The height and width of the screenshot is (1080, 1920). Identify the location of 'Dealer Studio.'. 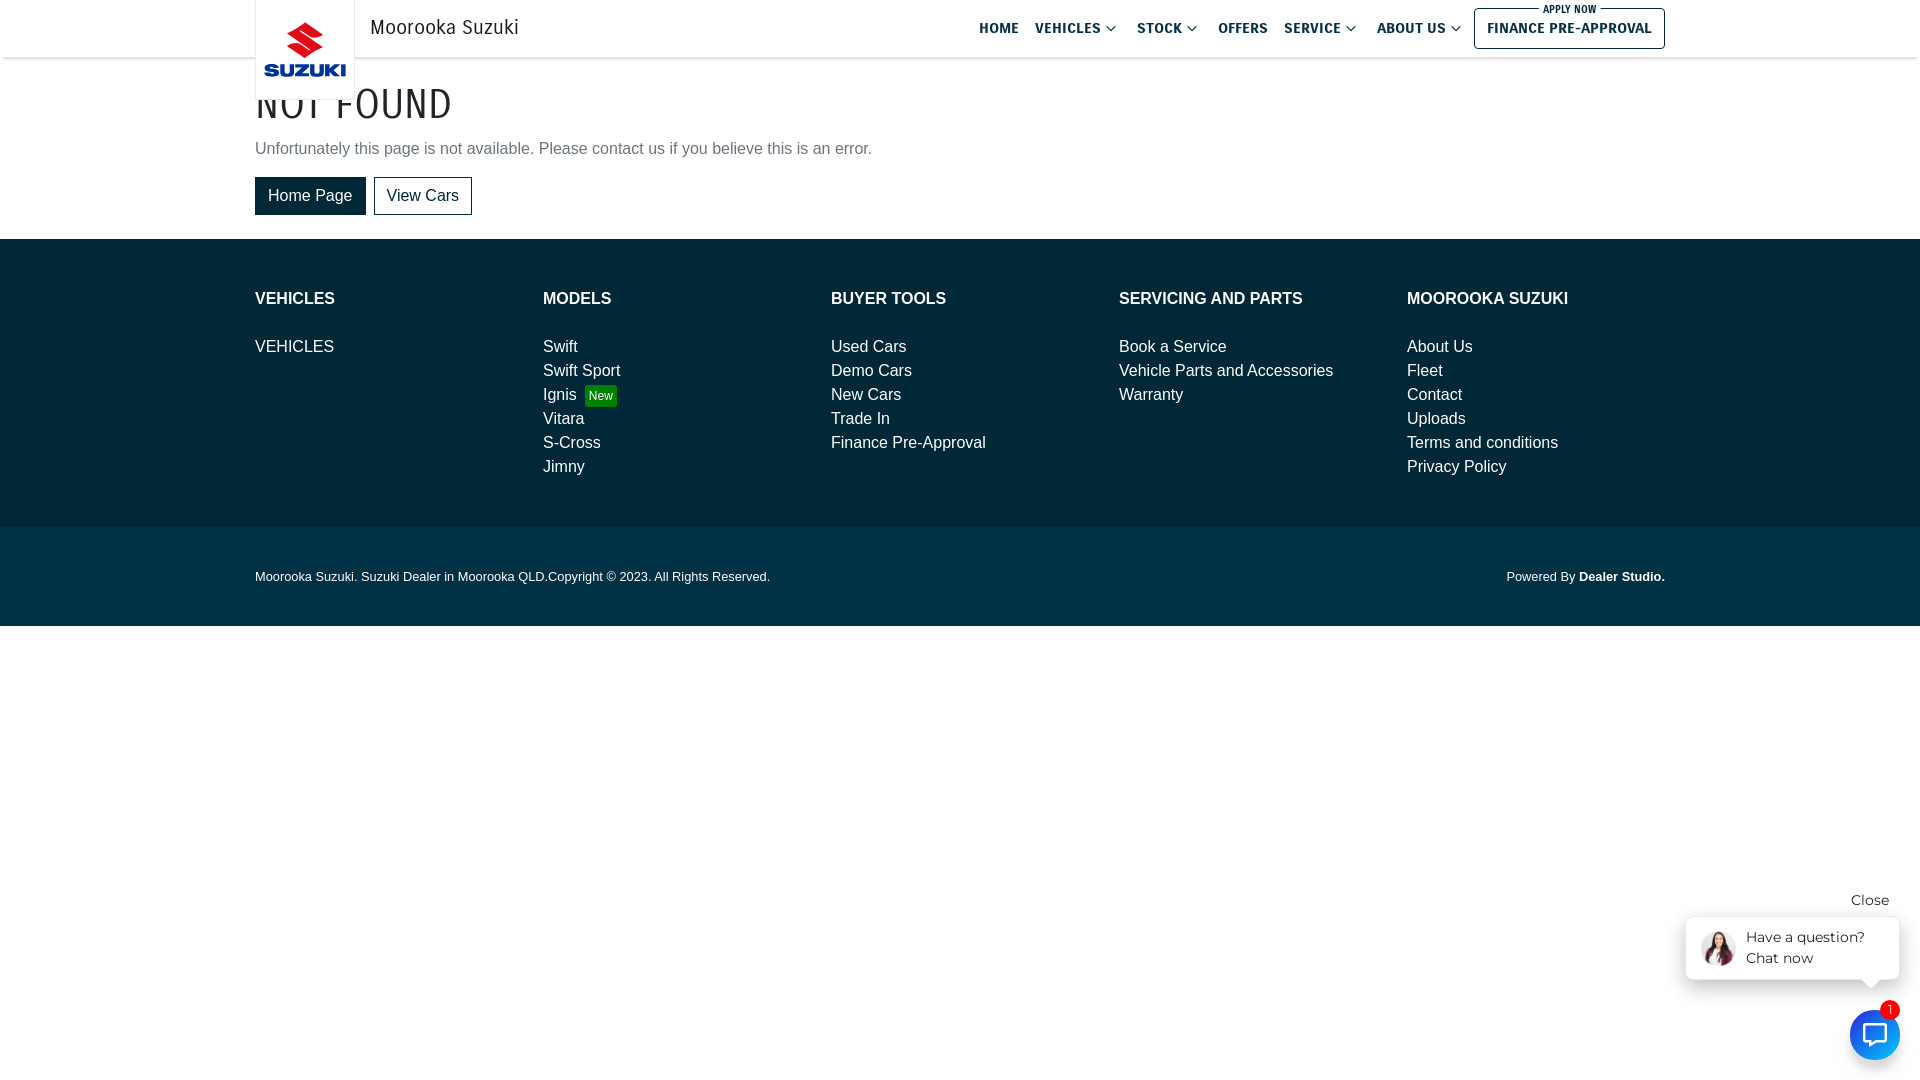
(1622, 575).